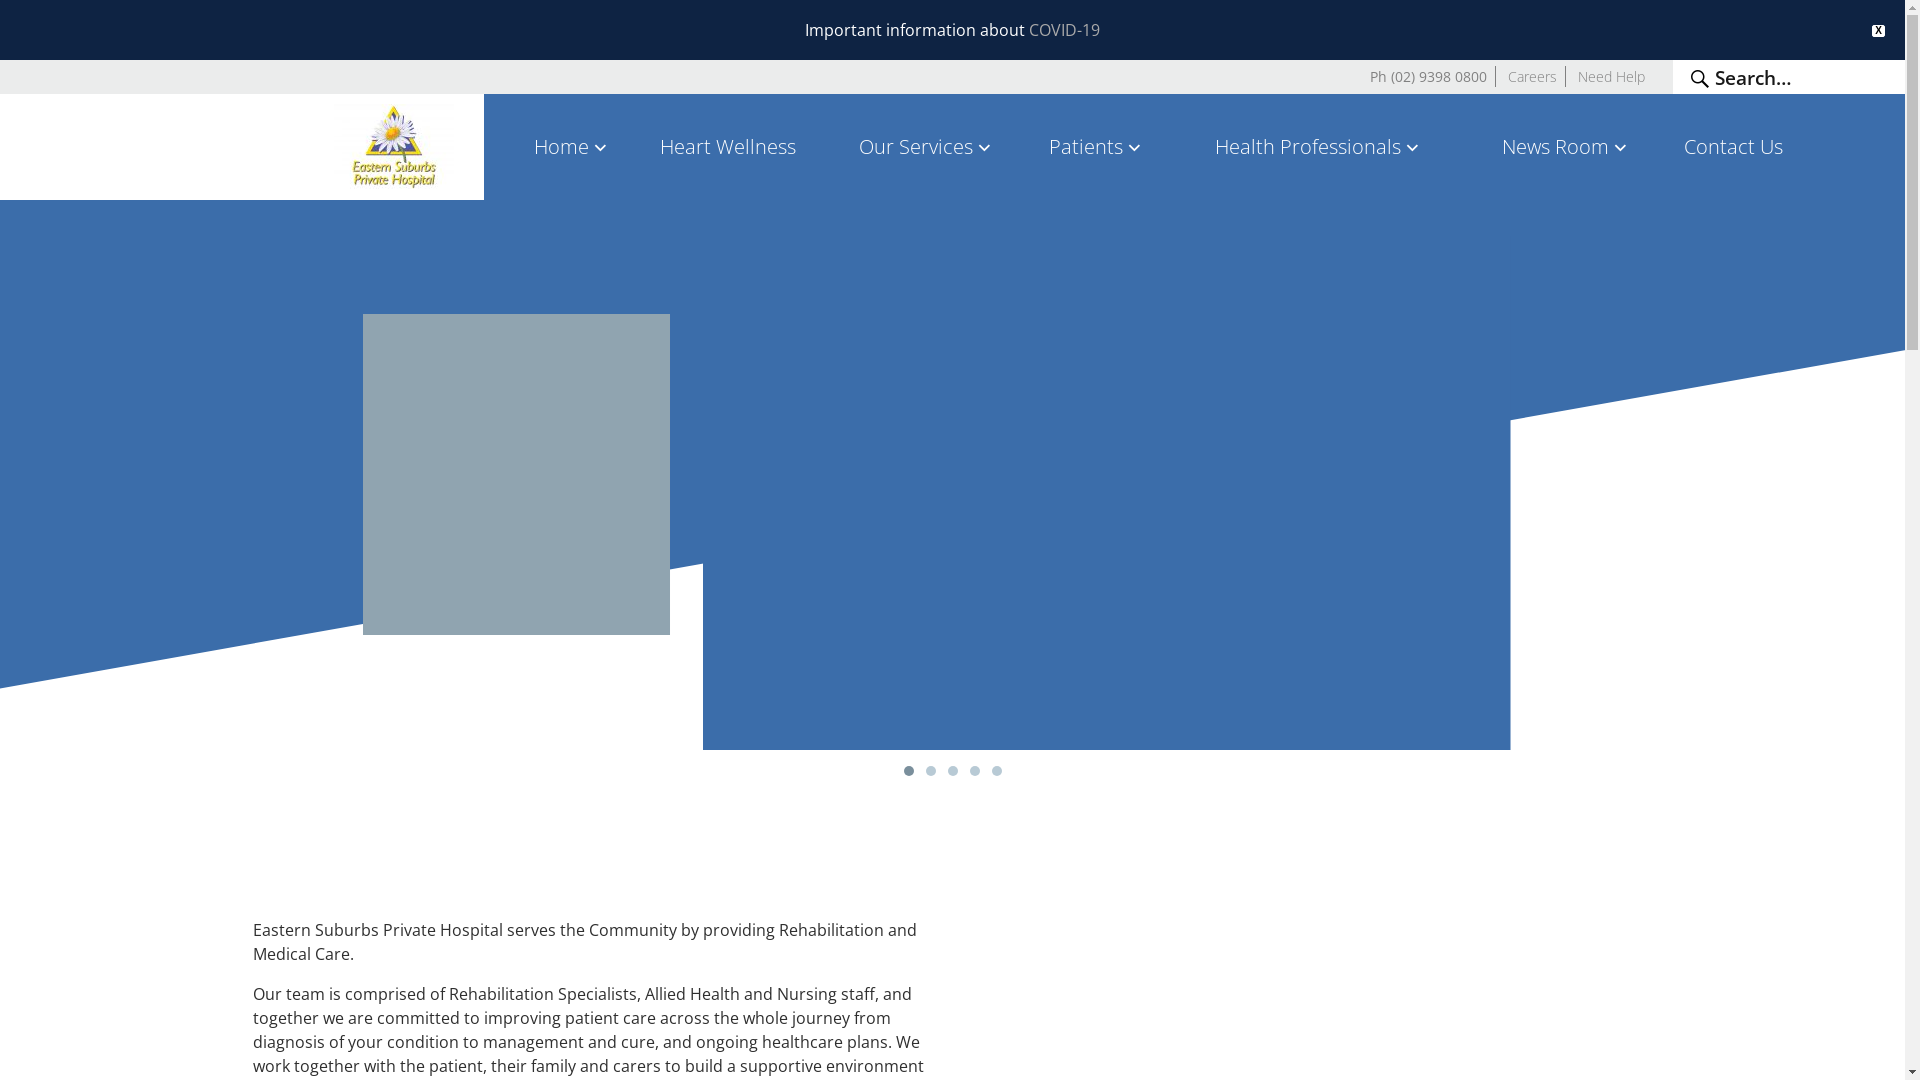  What do you see at coordinates (1577, 75) in the screenshot?
I see `'Need Help'` at bounding box center [1577, 75].